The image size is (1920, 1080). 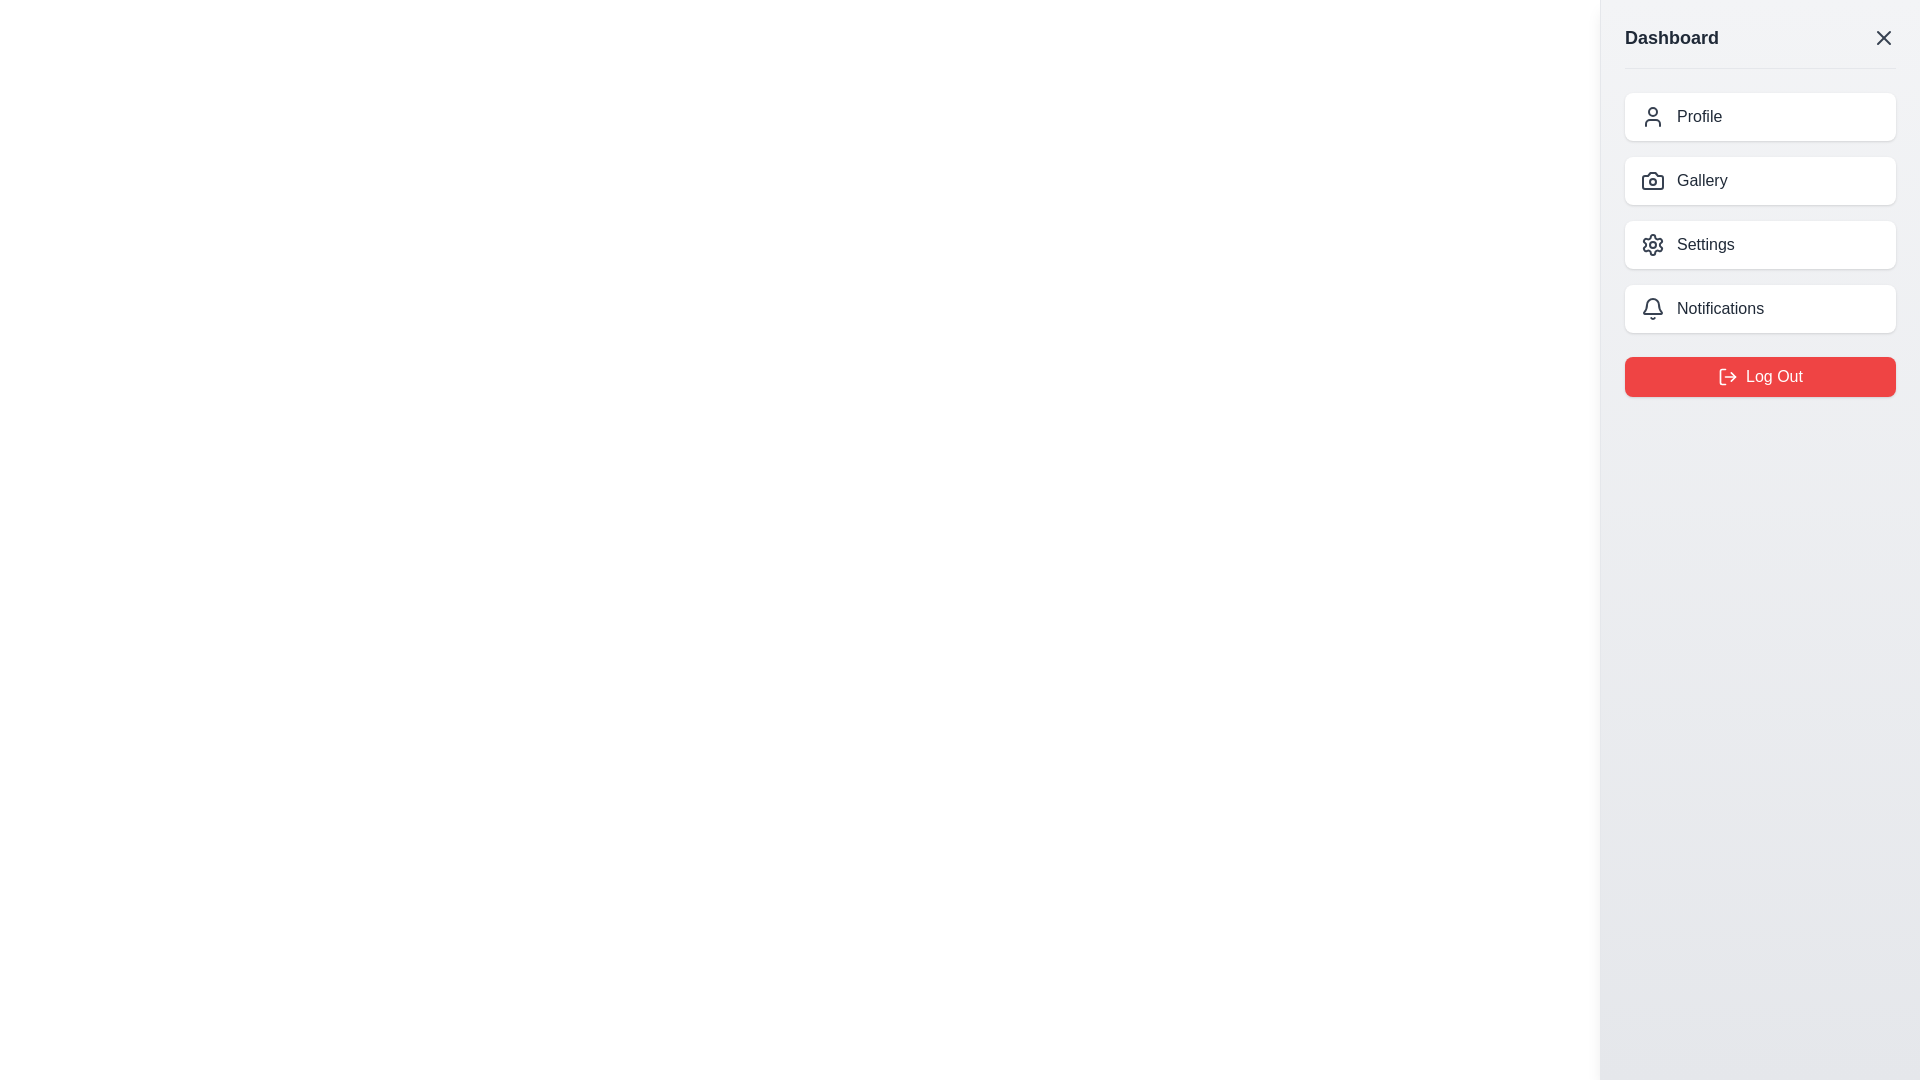 What do you see at coordinates (1722, 377) in the screenshot?
I see `the 'Logout' button located in the right sidebar, positioned at the bottom aligned with other menu options` at bounding box center [1722, 377].